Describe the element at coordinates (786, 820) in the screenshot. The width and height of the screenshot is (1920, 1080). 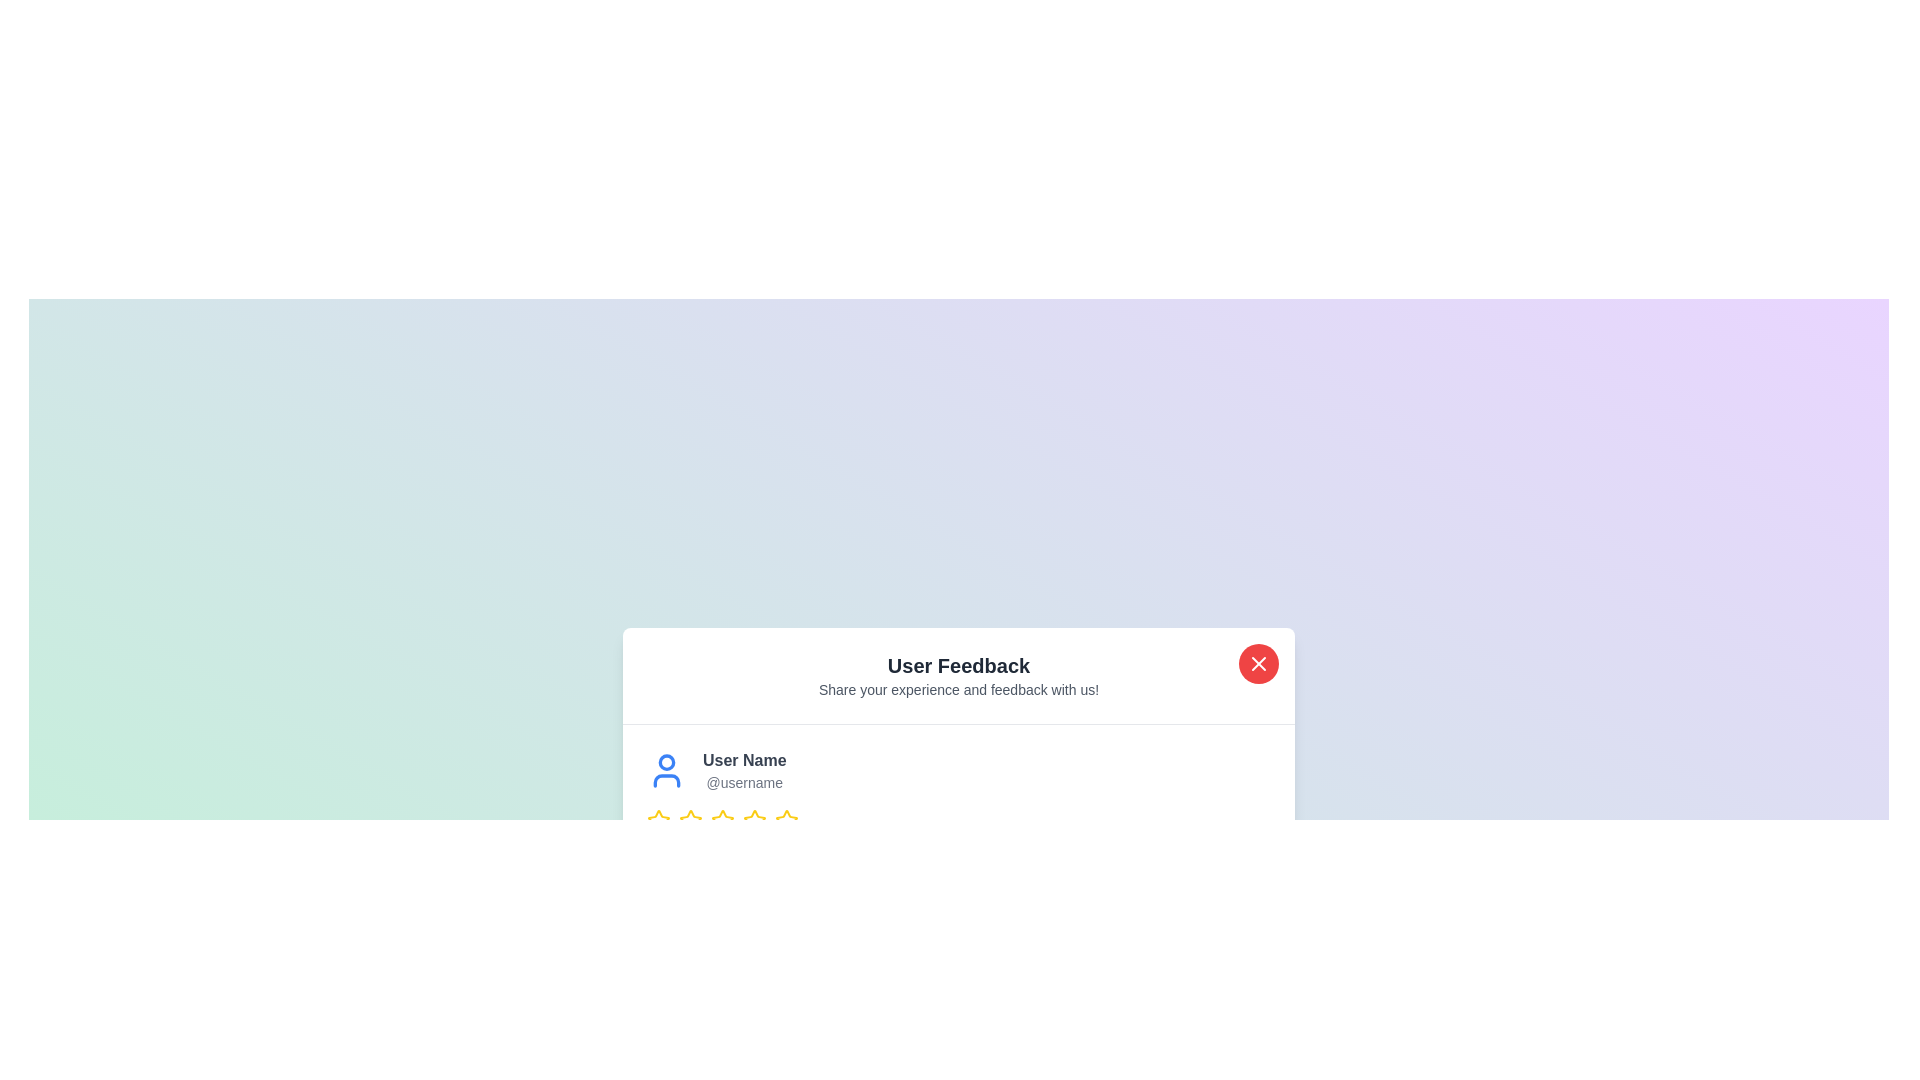
I see `the fifth rating star icon, which indicates the highest rating level` at that location.